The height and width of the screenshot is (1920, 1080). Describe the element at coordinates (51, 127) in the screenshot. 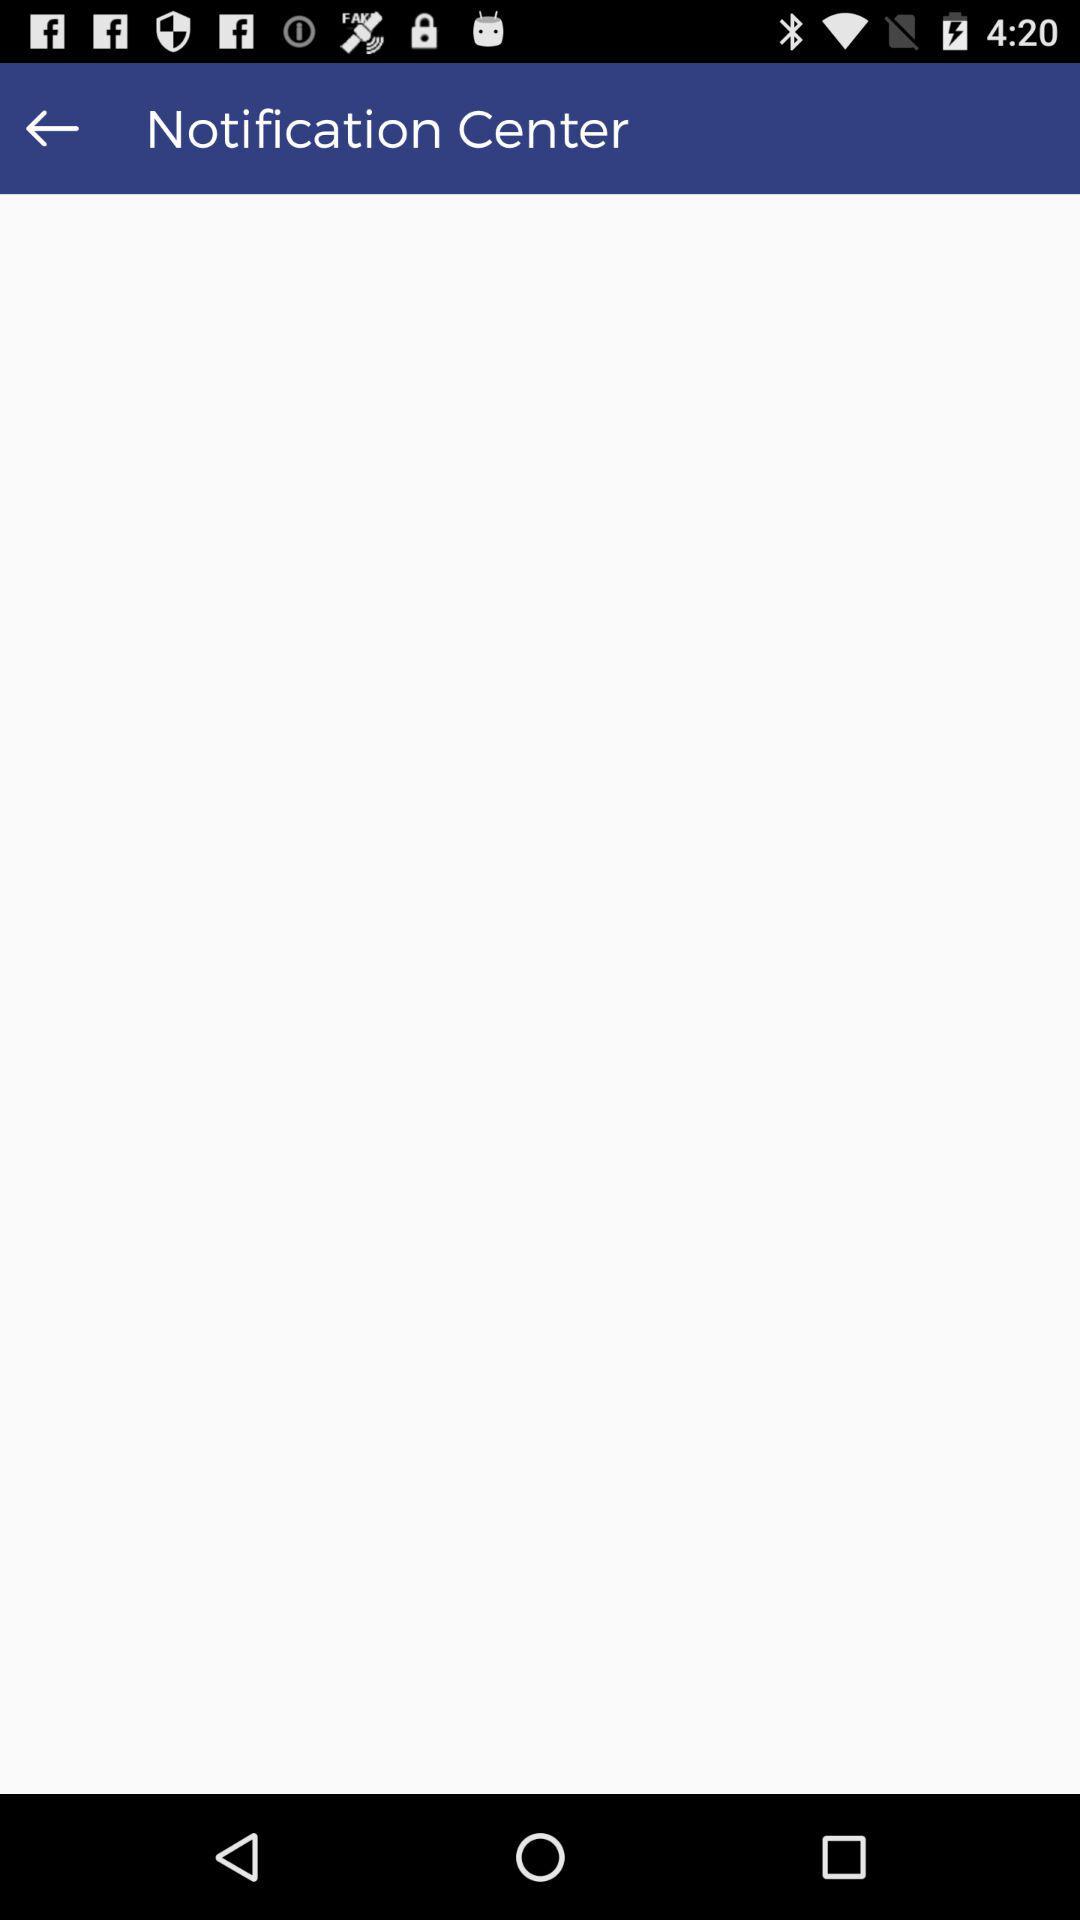

I see `go back` at that location.